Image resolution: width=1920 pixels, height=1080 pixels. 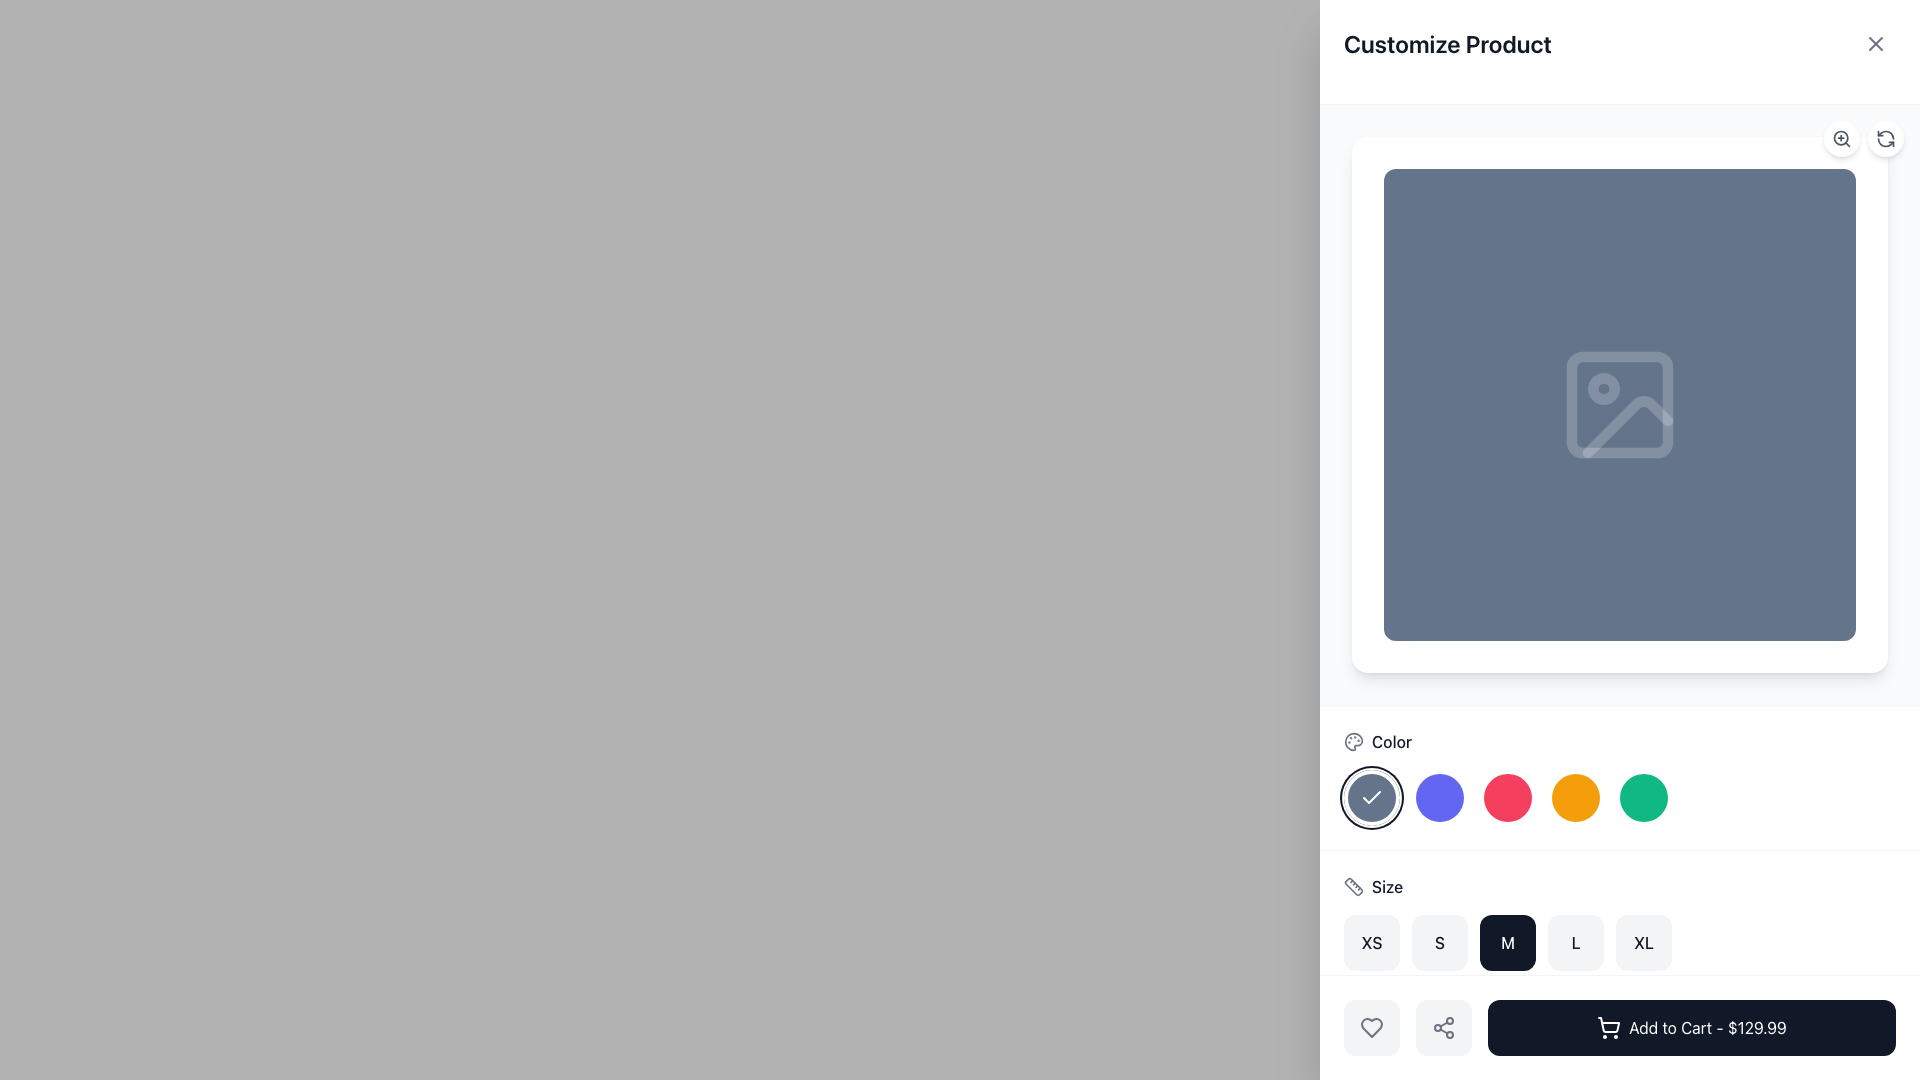 What do you see at coordinates (1371, 797) in the screenshot?
I see `outlined checkmark icon that is centered within the first circular button in the 'Color' section of the interface` at bounding box center [1371, 797].